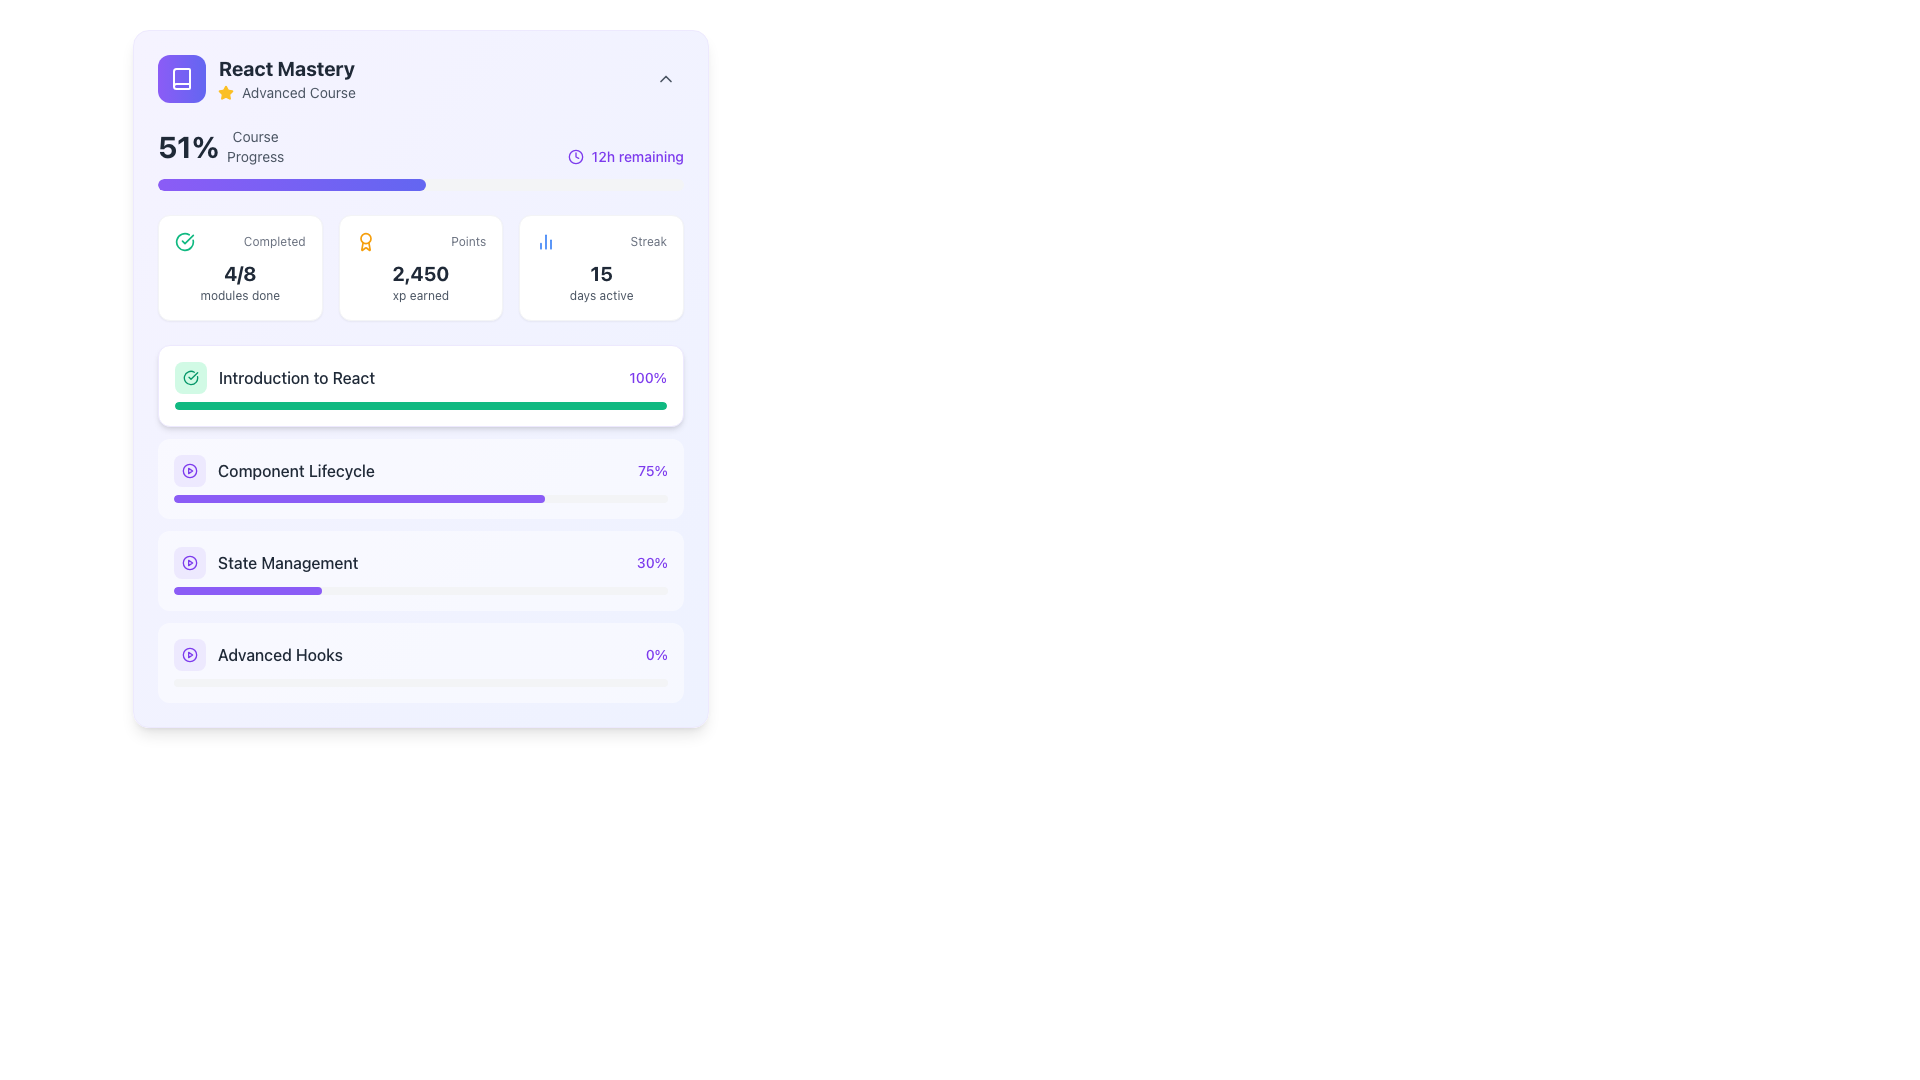 Image resolution: width=1920 pixels, height=1080 pixels. What do you see at coordinates (225, 92) in the screenshot?
I see `the star icon located near the top of the interface, to the right of the main title 'React Mastery', which serves as a visual indicator of importance` at bounding box center [225, 92].